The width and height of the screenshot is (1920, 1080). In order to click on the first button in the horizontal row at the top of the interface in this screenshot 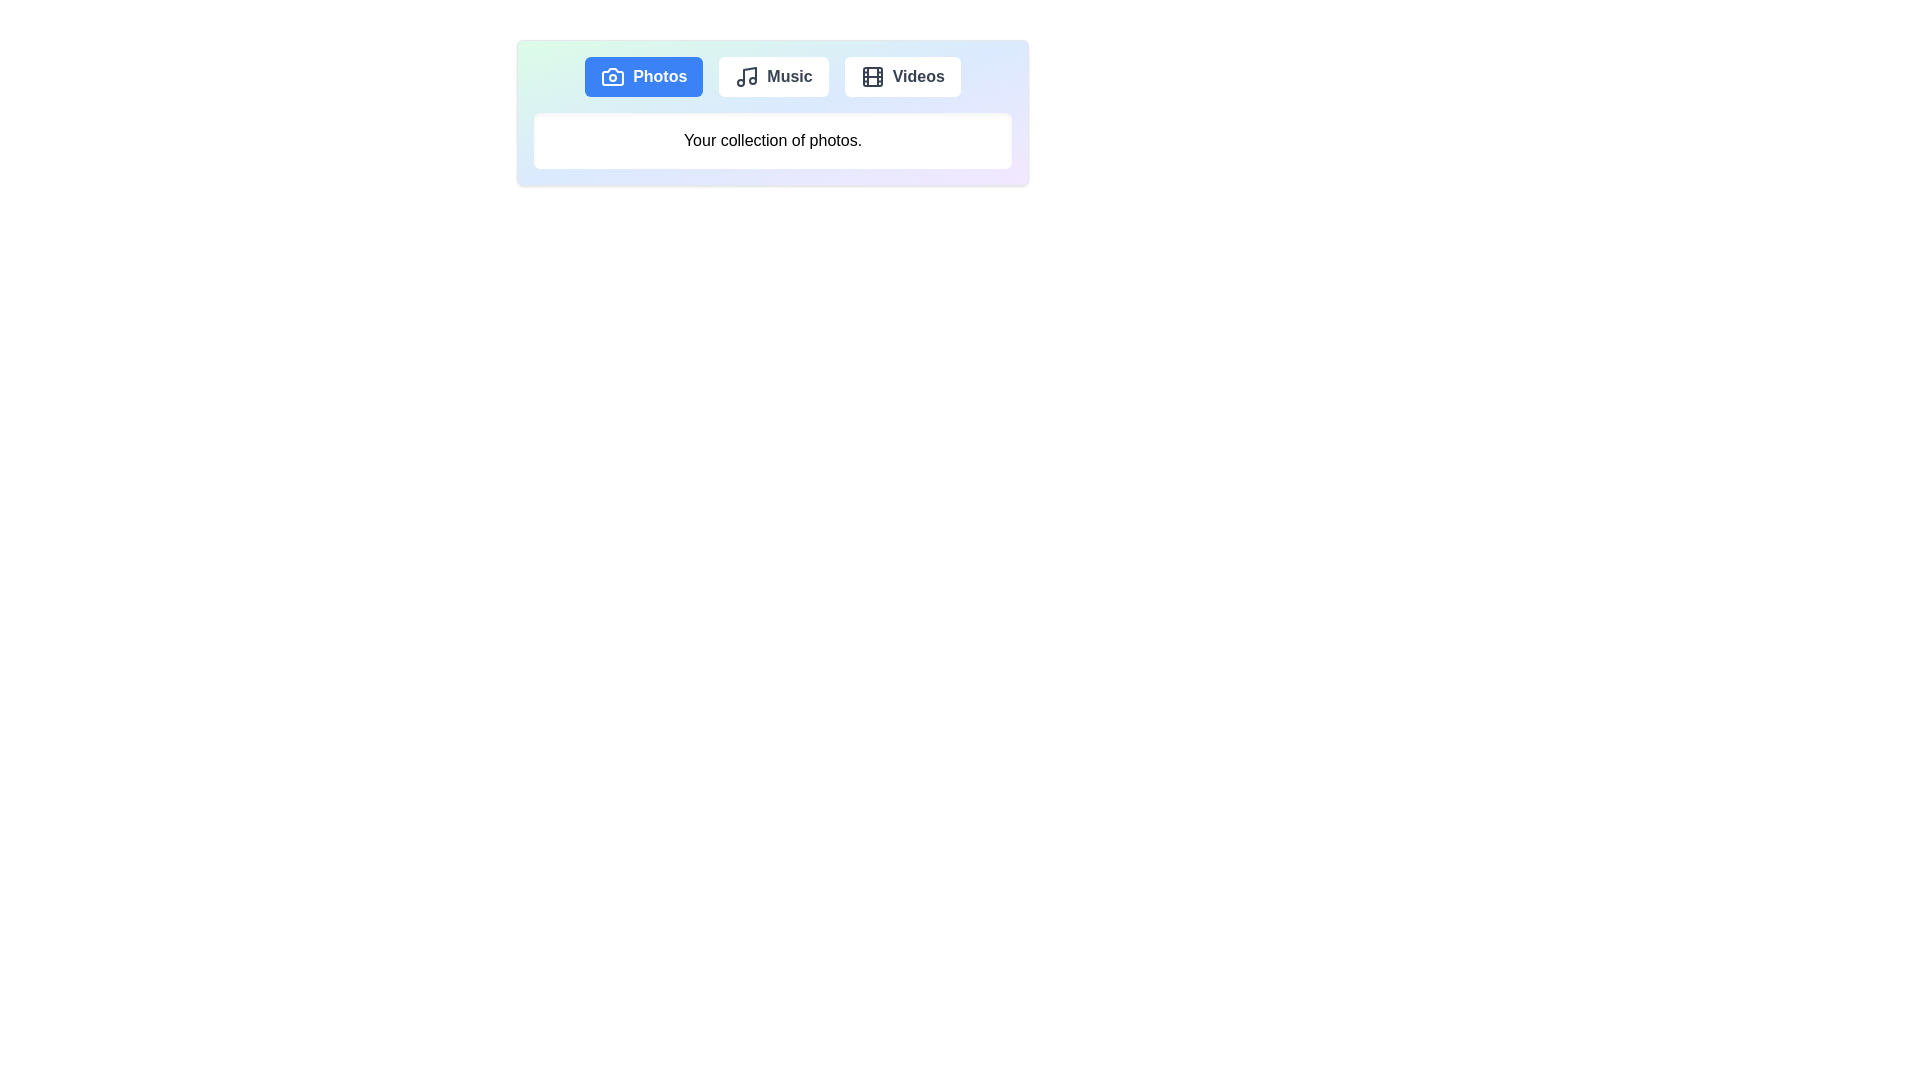, I will do `click(643, 76)`.